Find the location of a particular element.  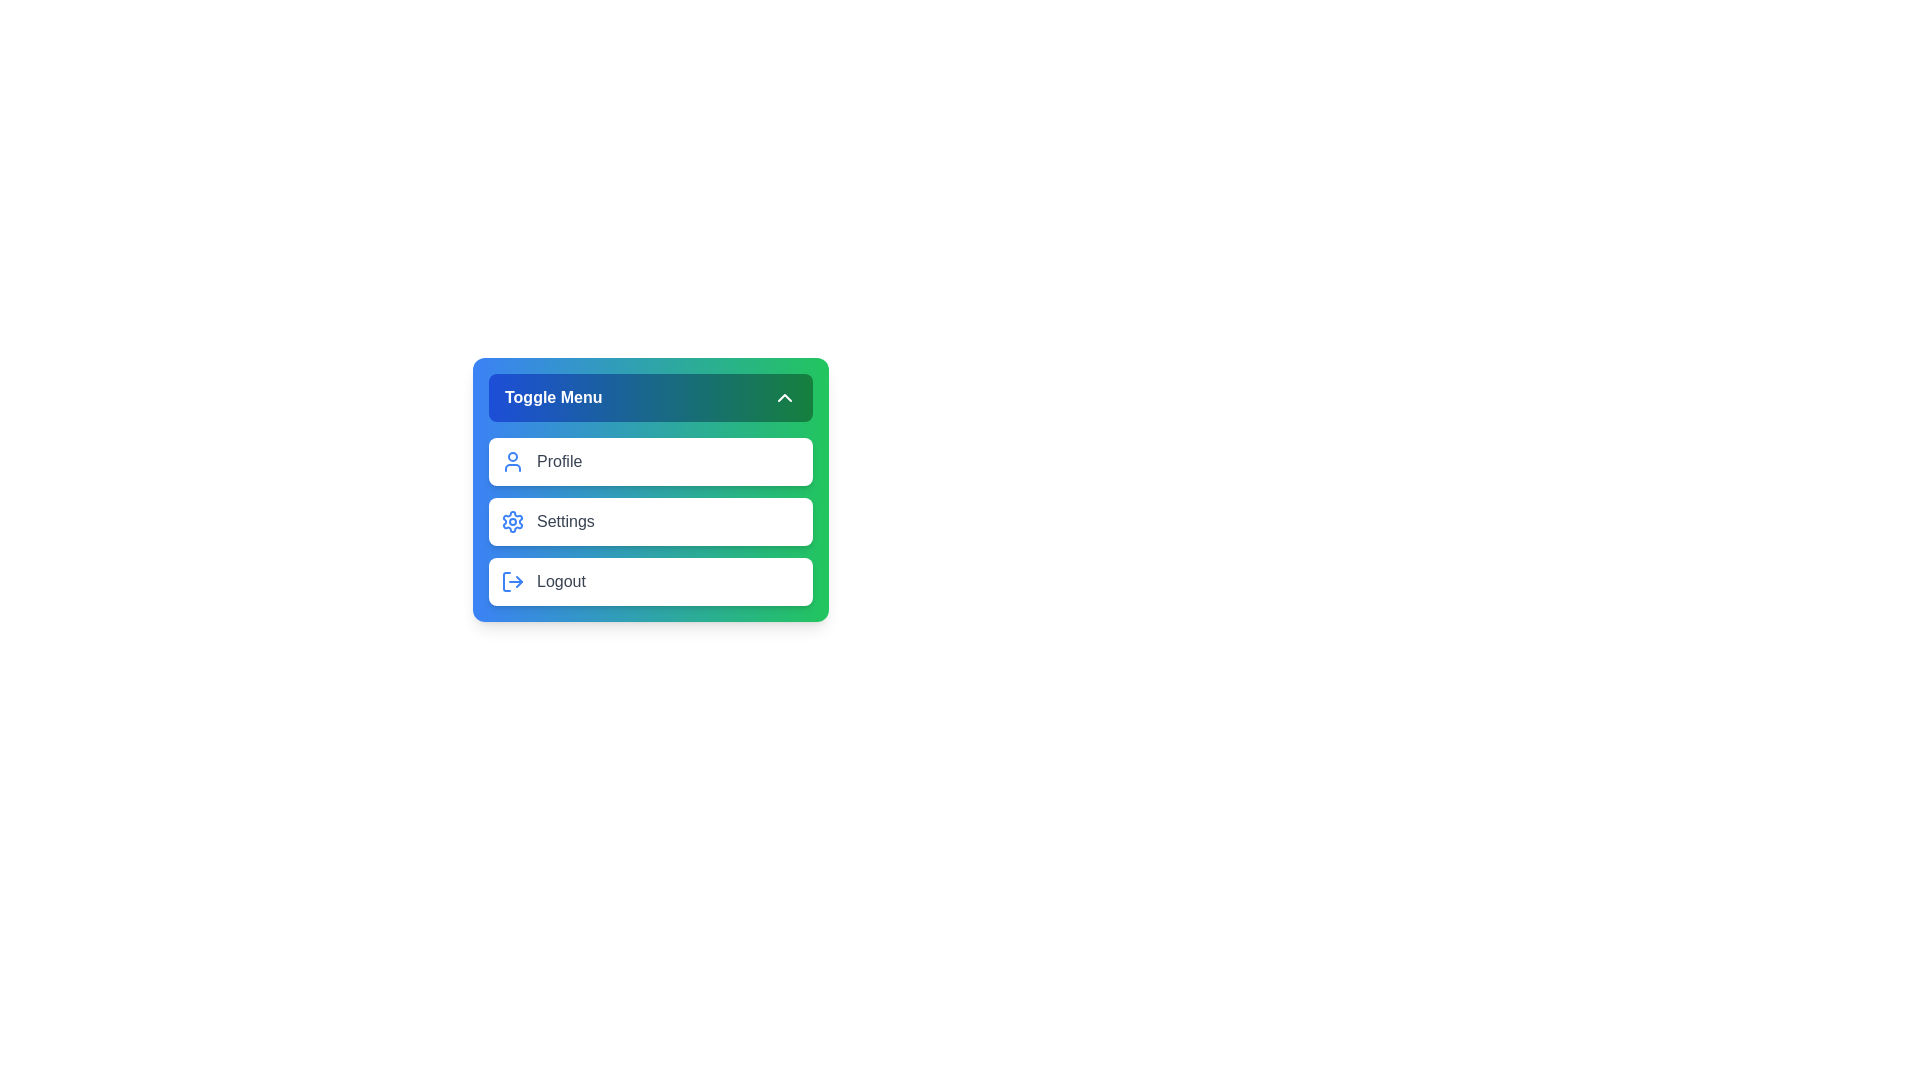

the menu item Logout to select it is located at coordinates (651, 582).